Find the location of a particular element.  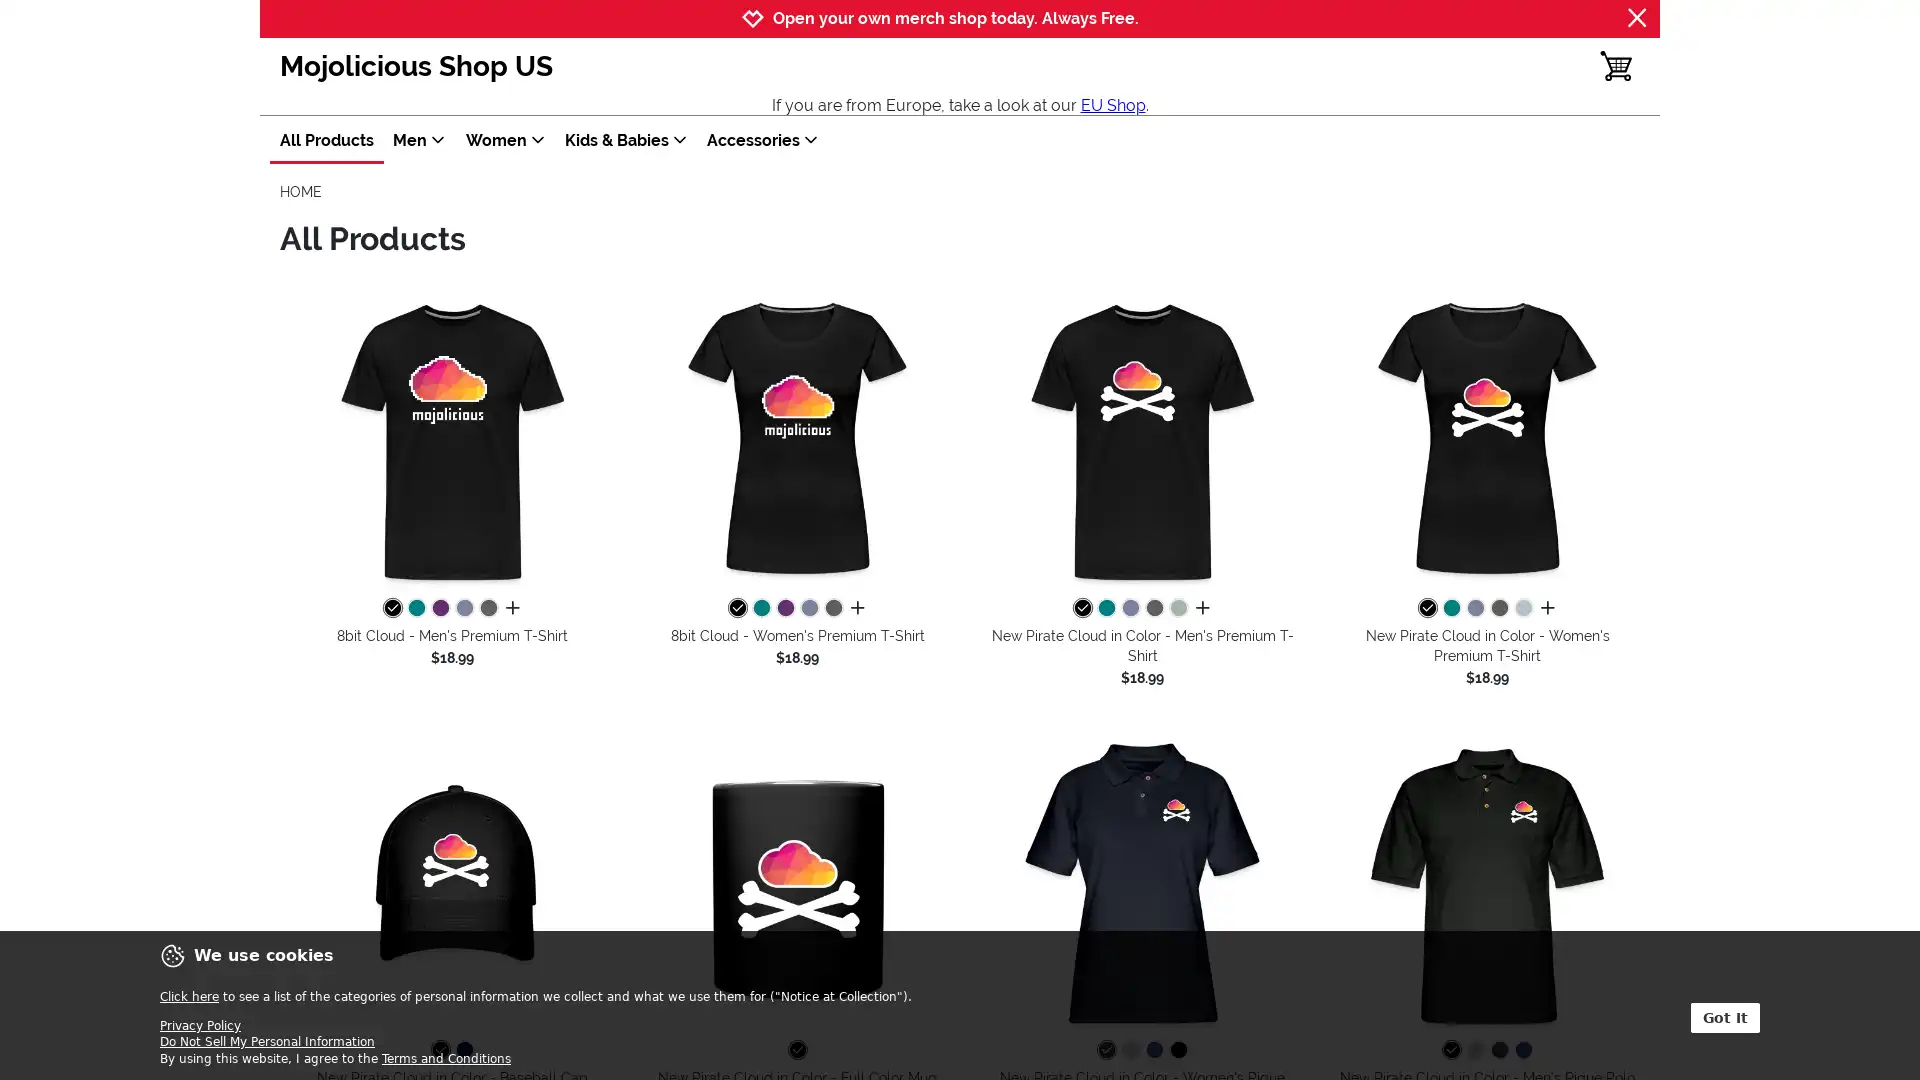

black is located at coordinates (736, 608).